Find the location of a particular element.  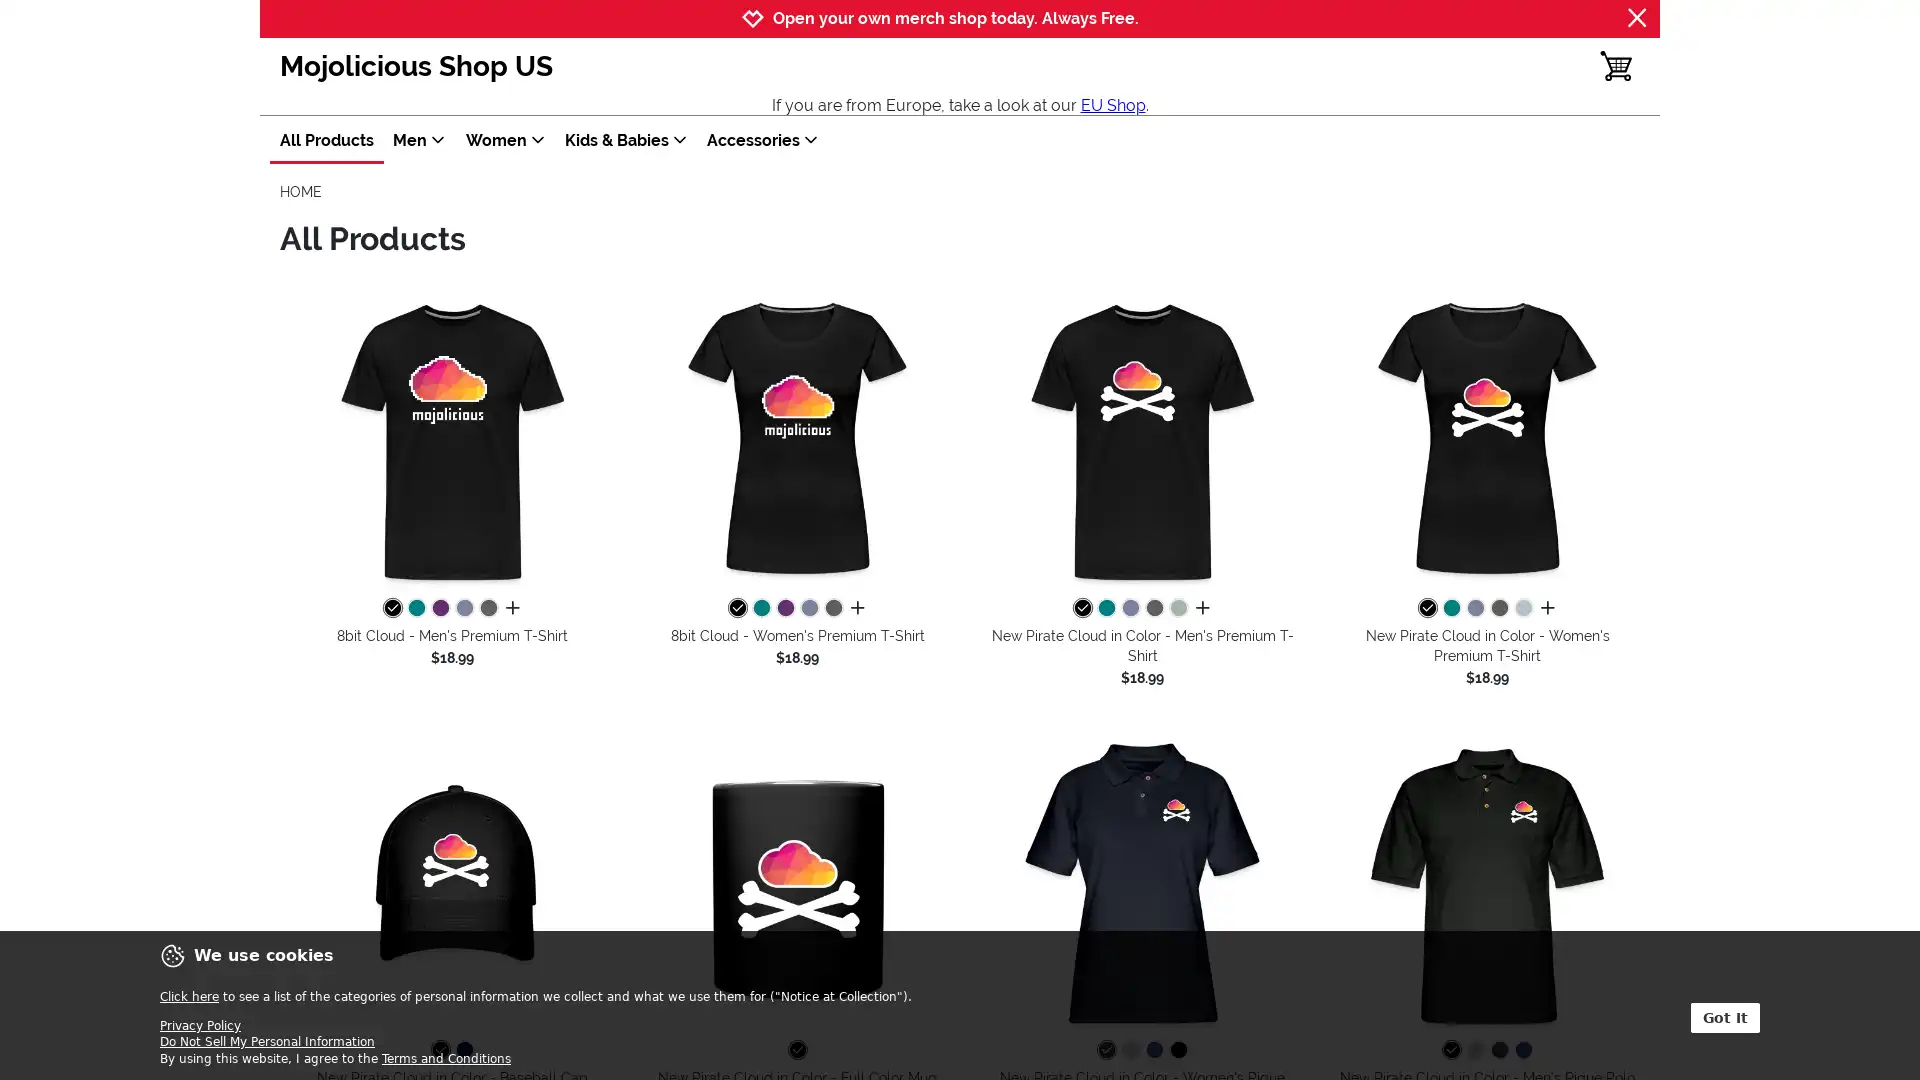

black is located at coordinates (736, 608).